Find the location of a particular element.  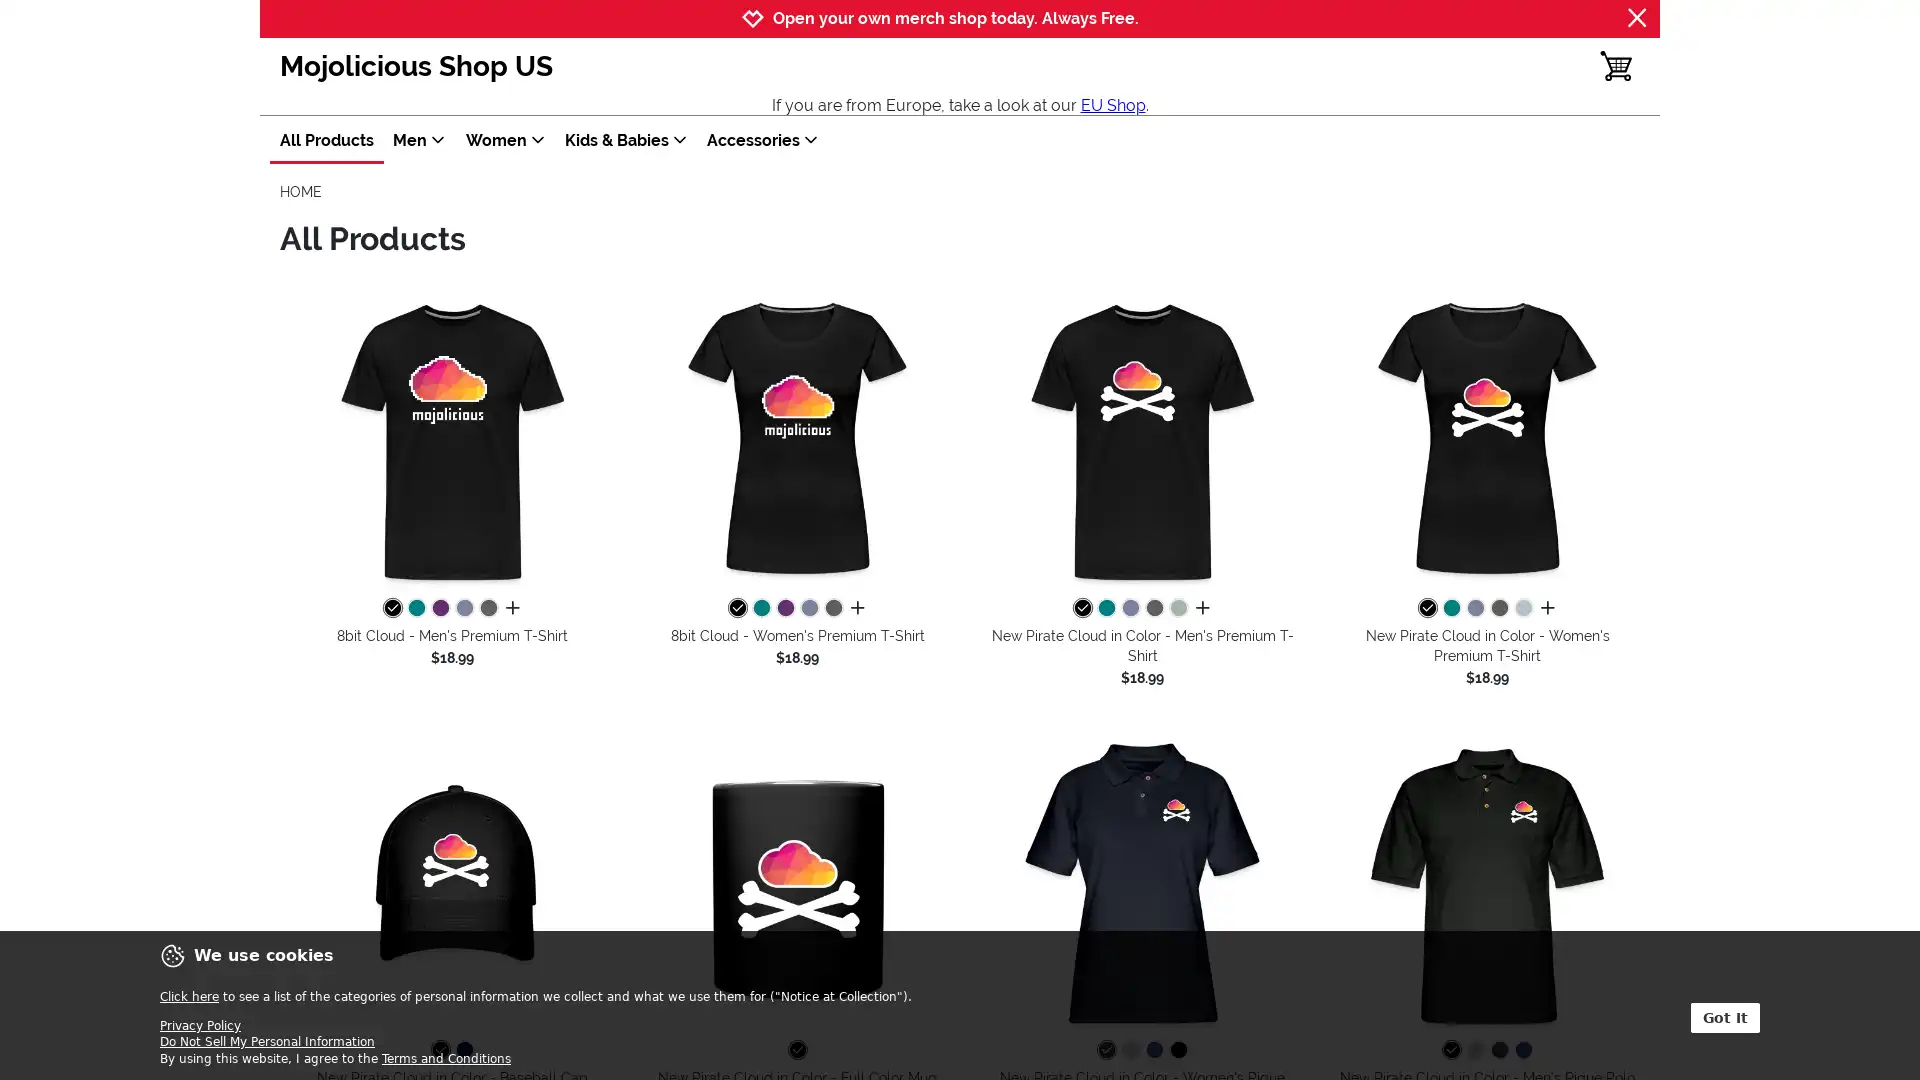

black is located at coordinates (736, 608).